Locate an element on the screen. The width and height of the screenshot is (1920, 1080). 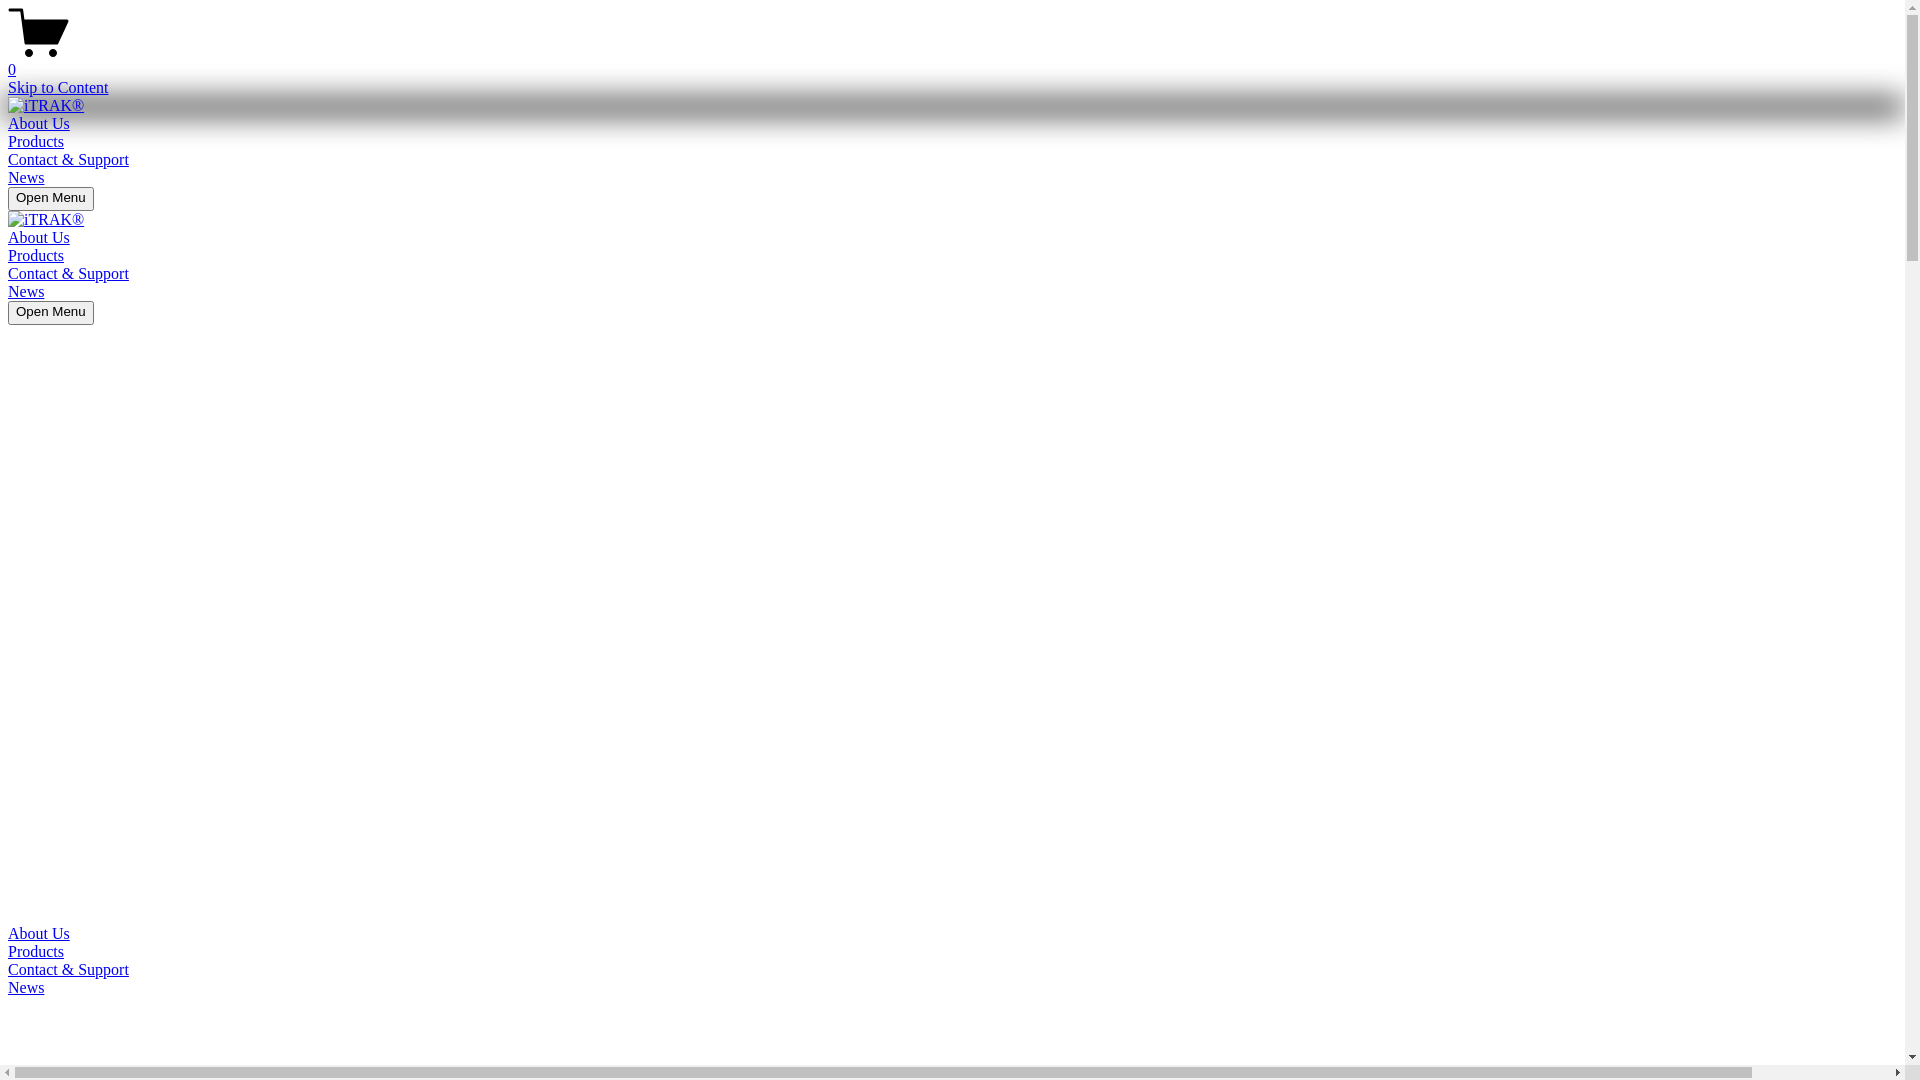
'0' is located at coordinates (951, 60).